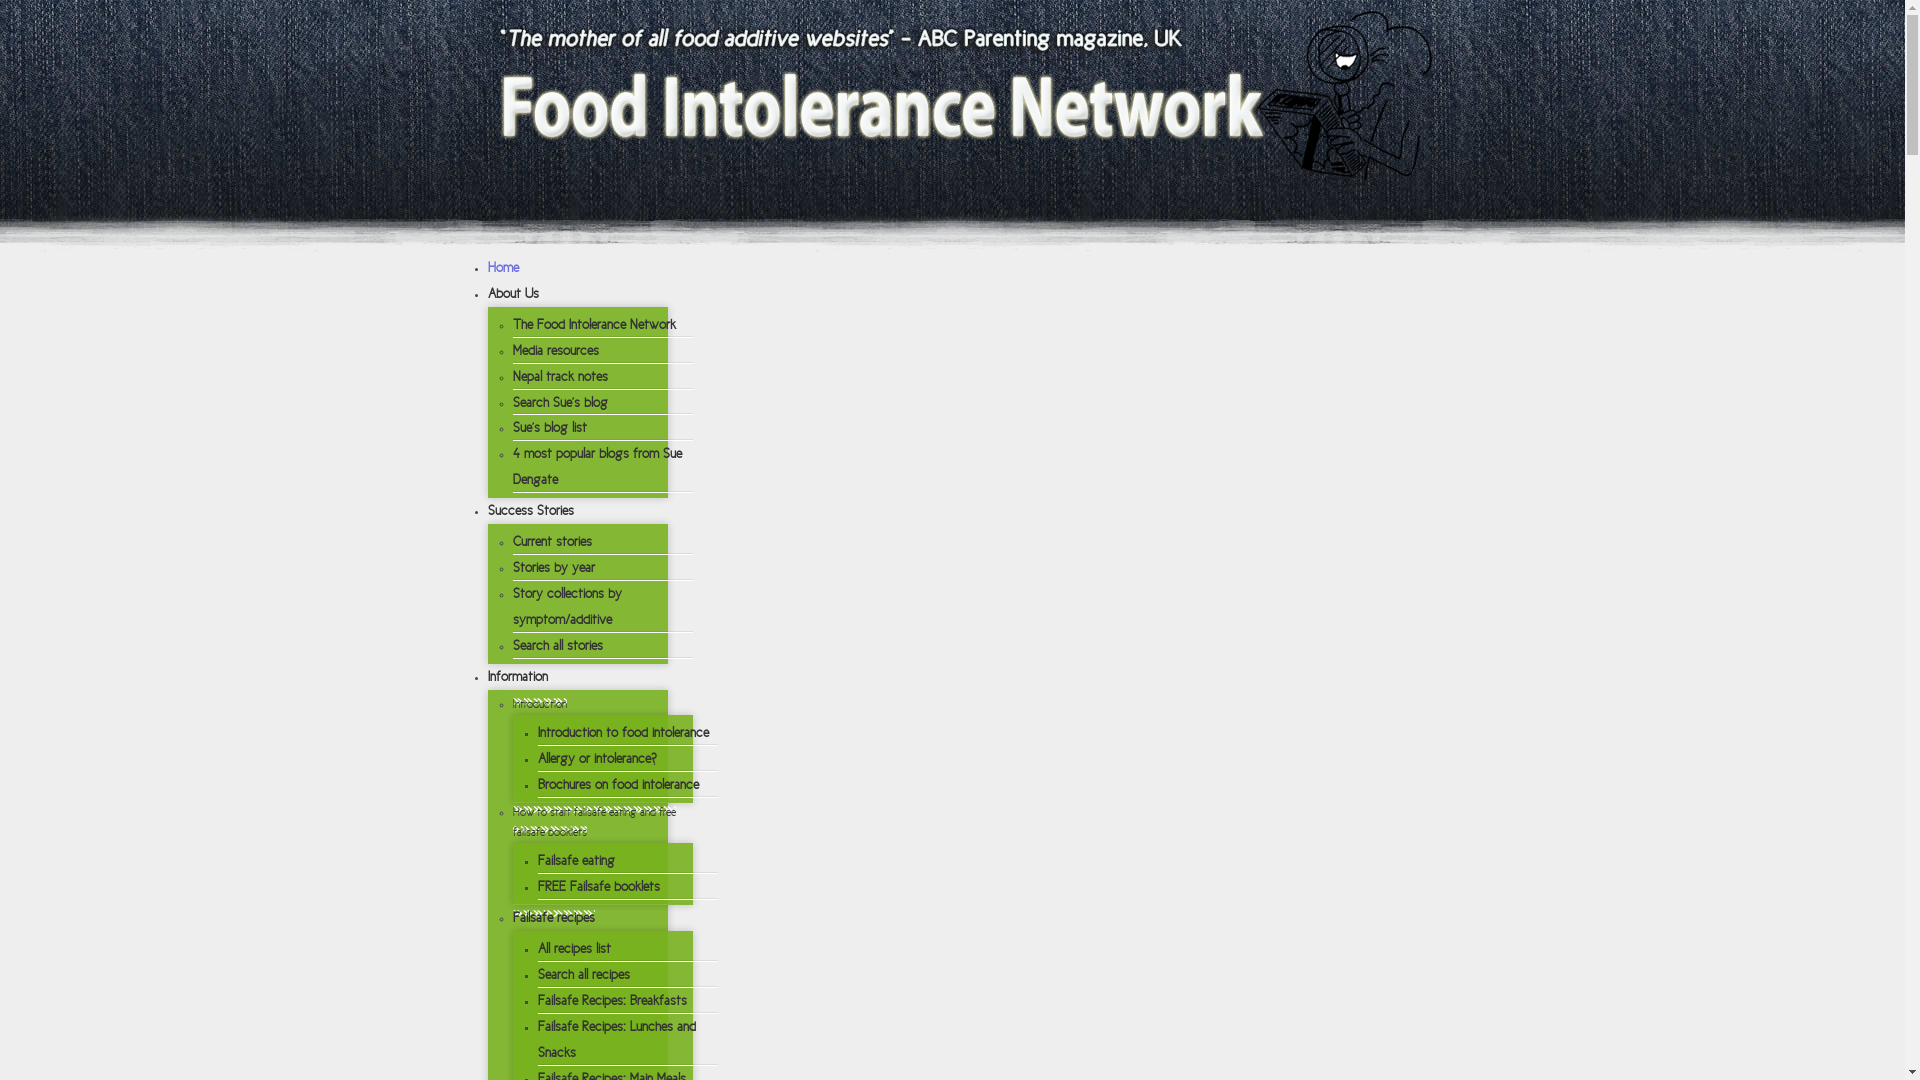 This screenshot has height=1080, width=1920. What do you see at coordinates (644, 473) in the screenshot?
I see `'VIDEO Introduction to food intolerance'` at bounding box center [644, 473].